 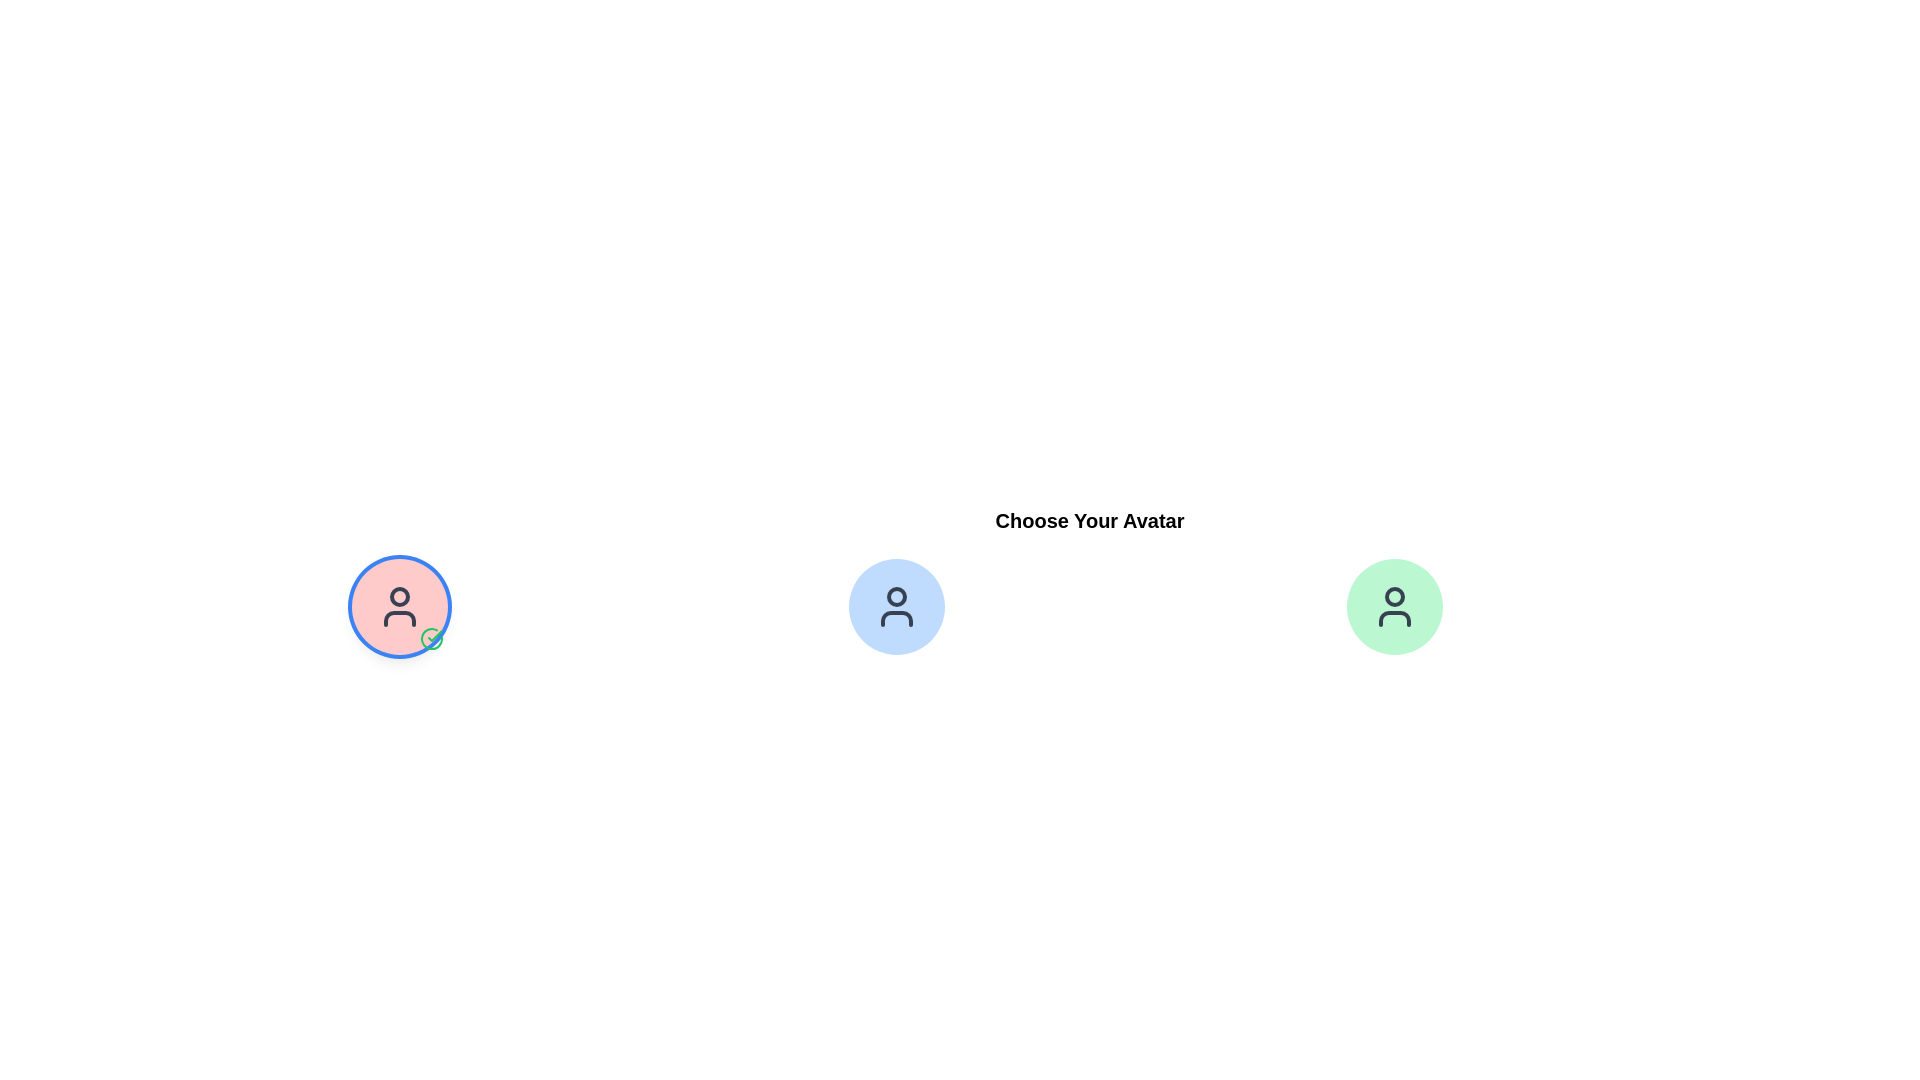 I want to click on informative heading text element positioned above the avatar selection grid, so click(x=1088, y=519).